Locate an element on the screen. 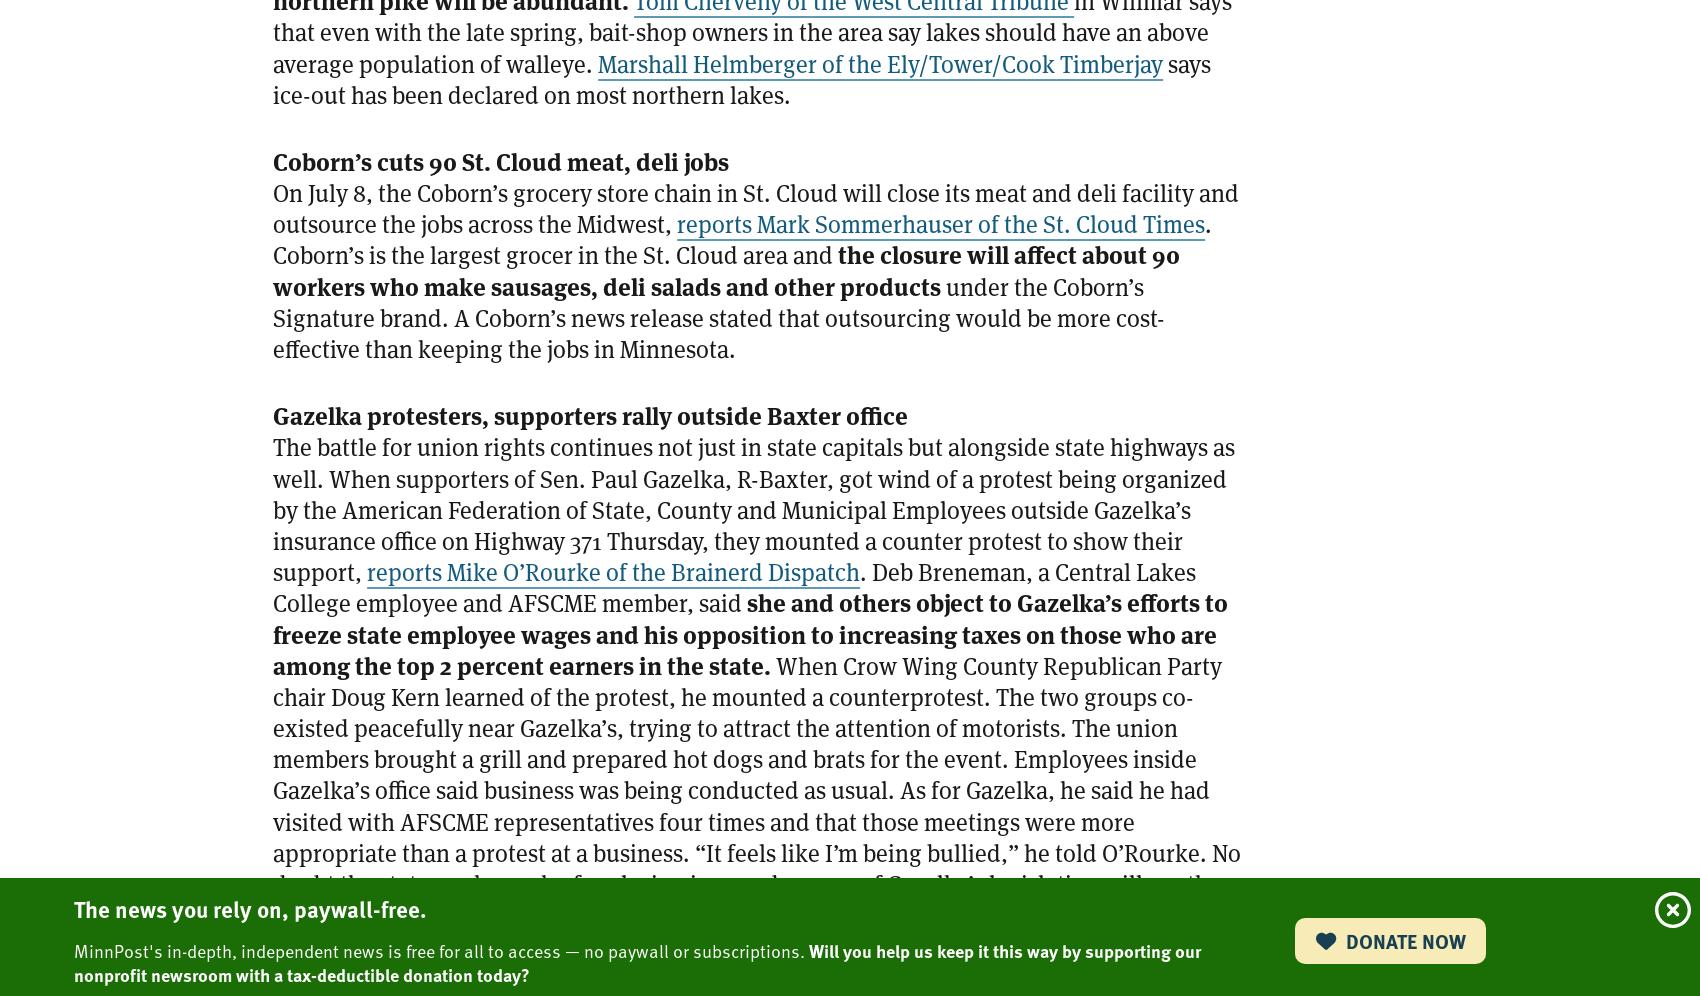  'Marshall Helmberger of the Ely/Tower/Cook Timberjay' is located at coordinates (597, 62).